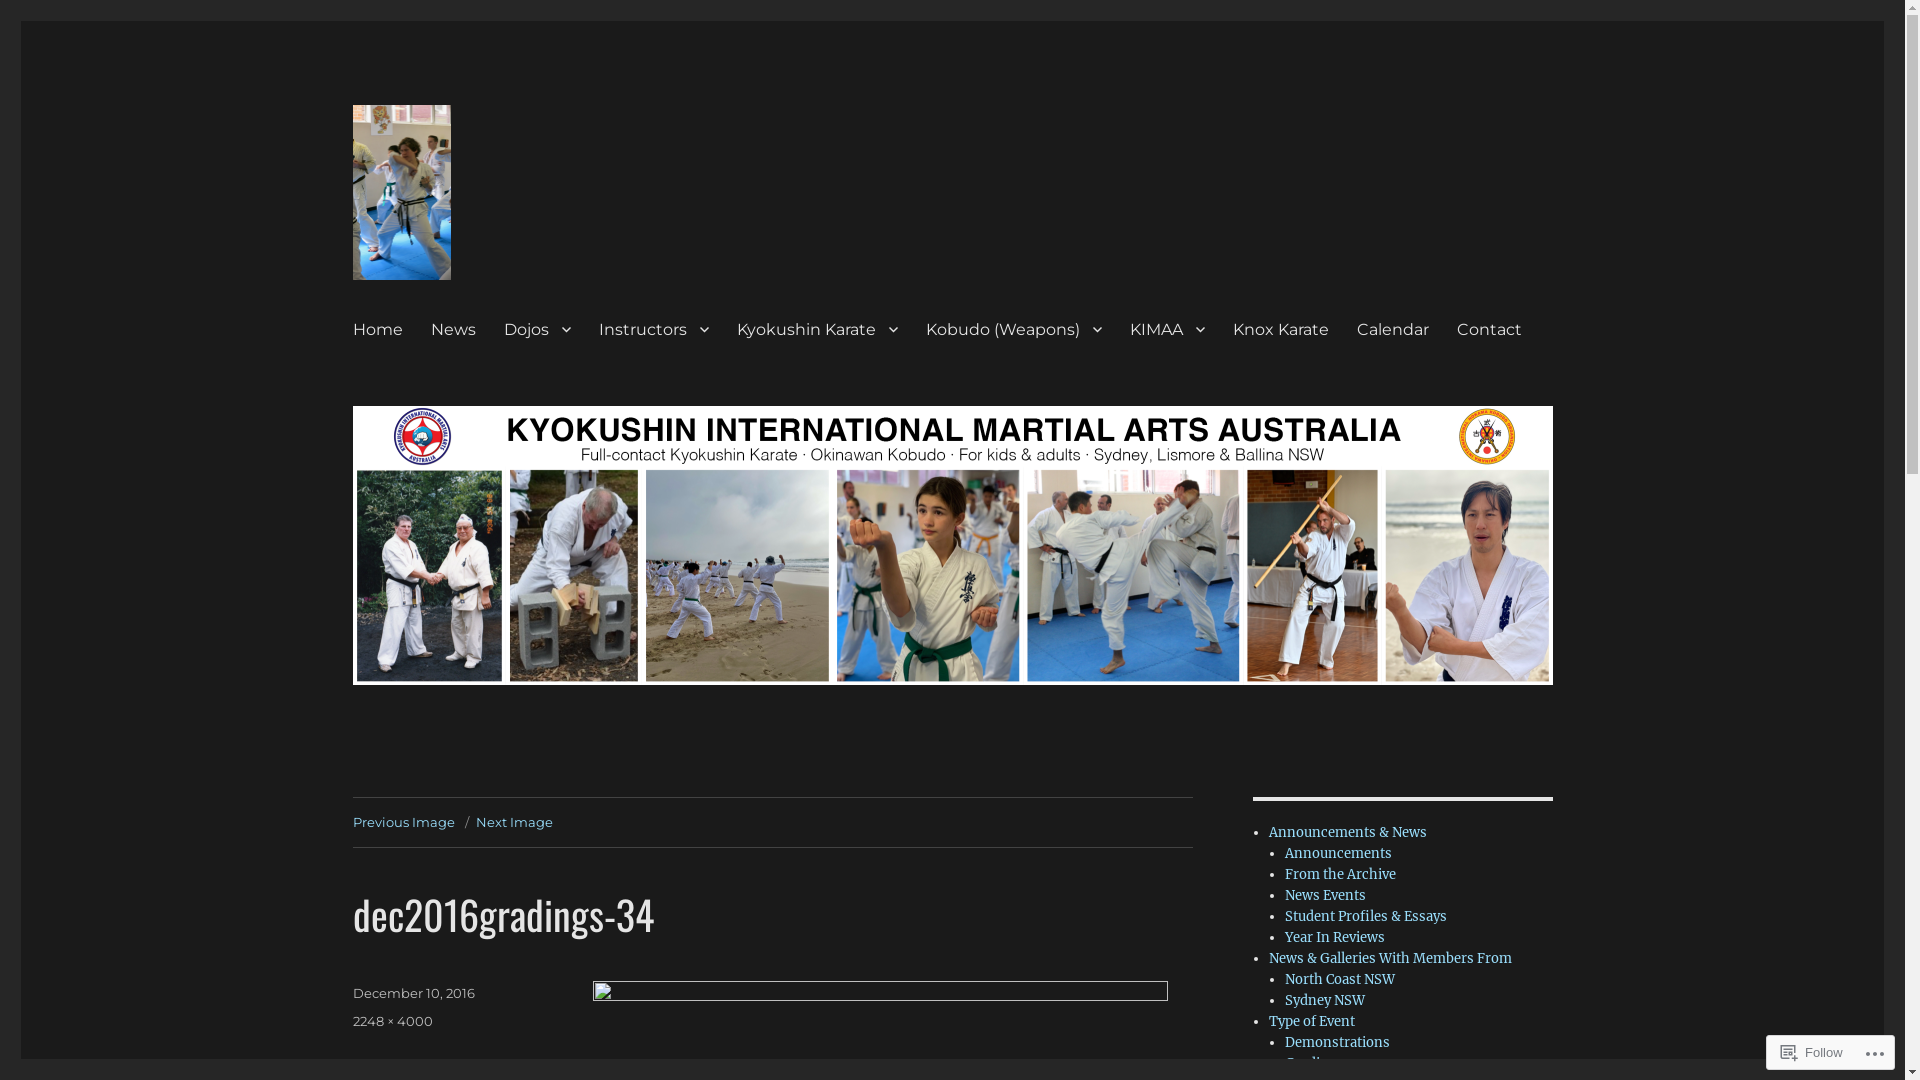  I want to click on 'Year In Reviews', so click(1334, 937).